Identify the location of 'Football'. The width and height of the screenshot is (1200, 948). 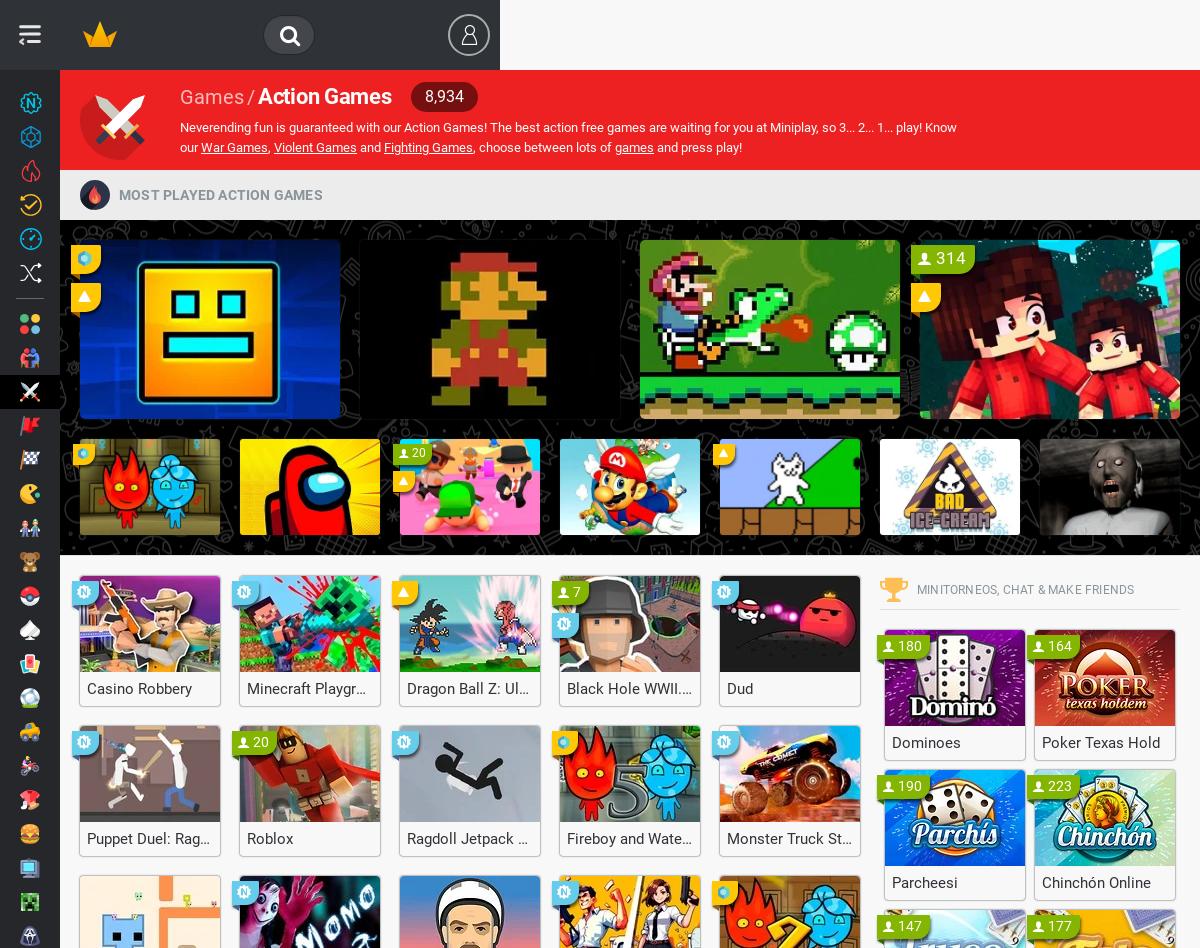
(87, 695).